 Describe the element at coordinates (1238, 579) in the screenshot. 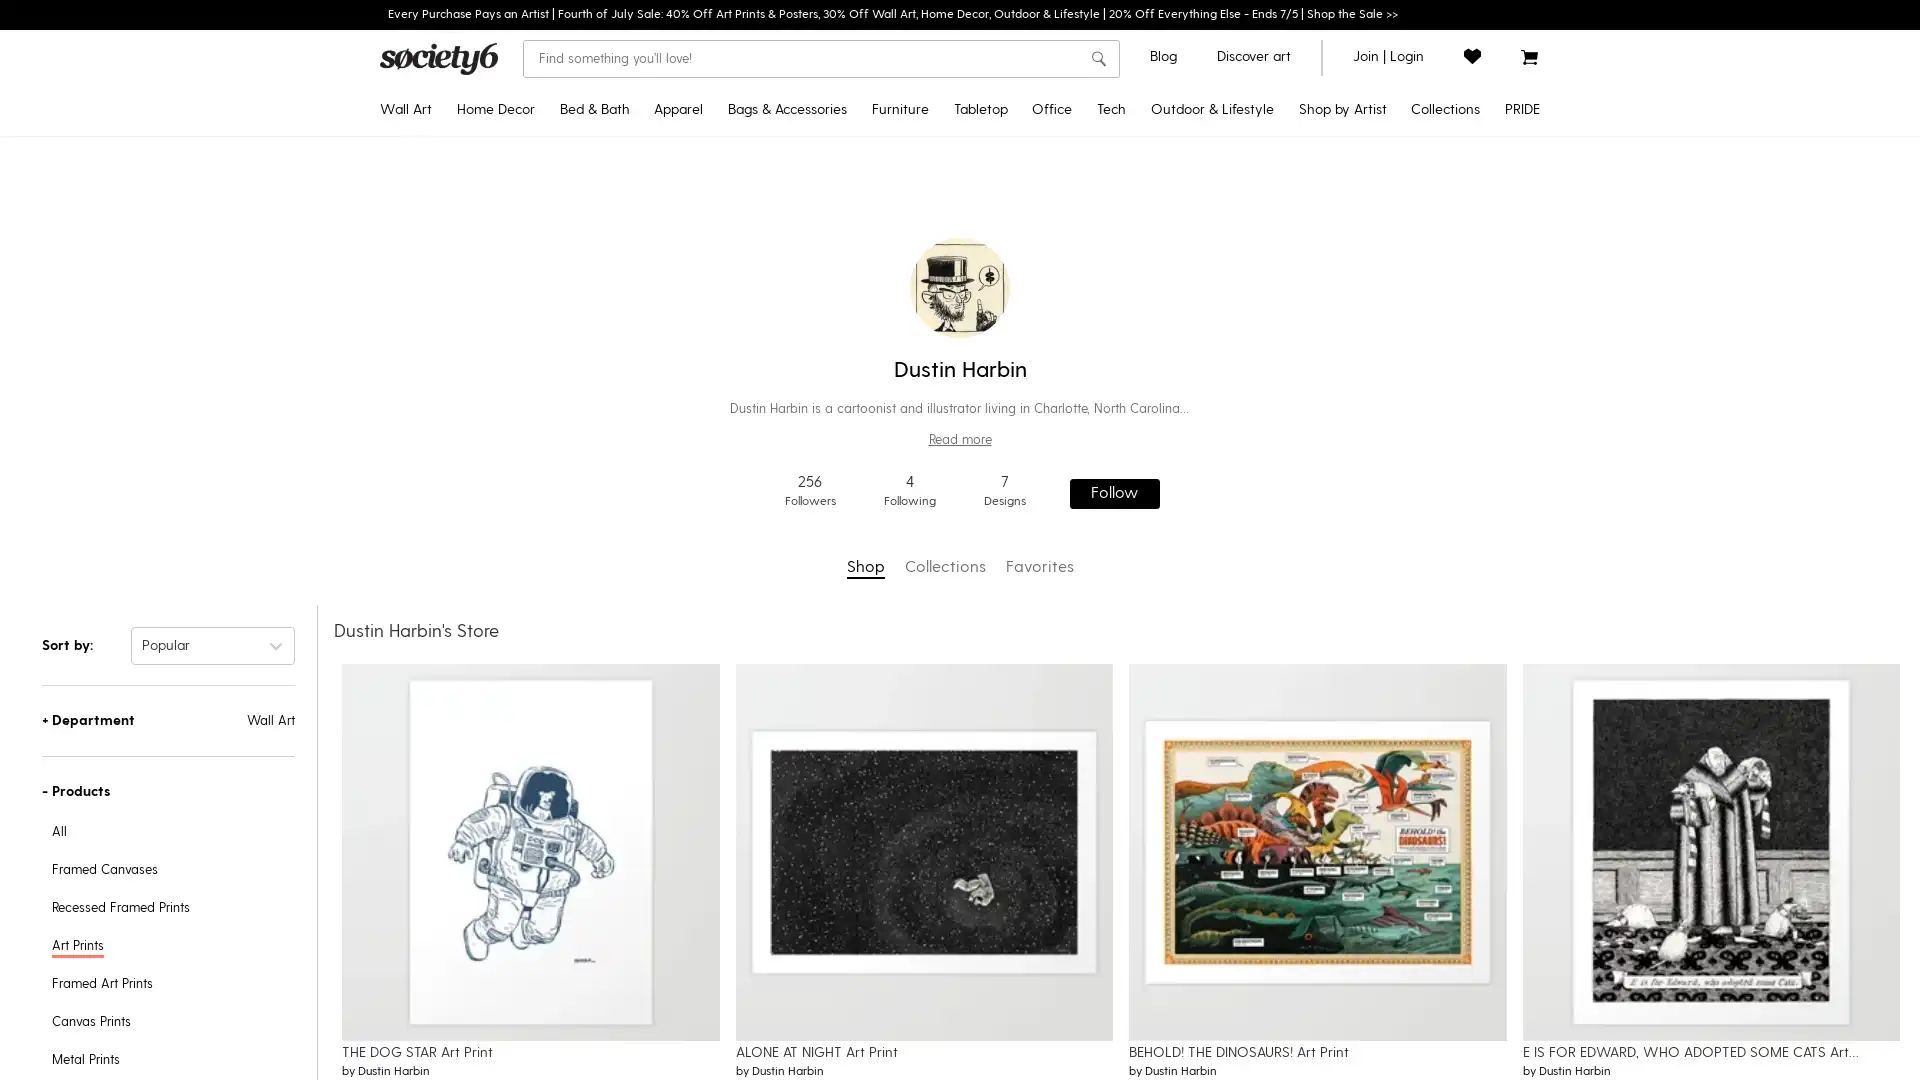

I see `Floor Cushions` at that location.